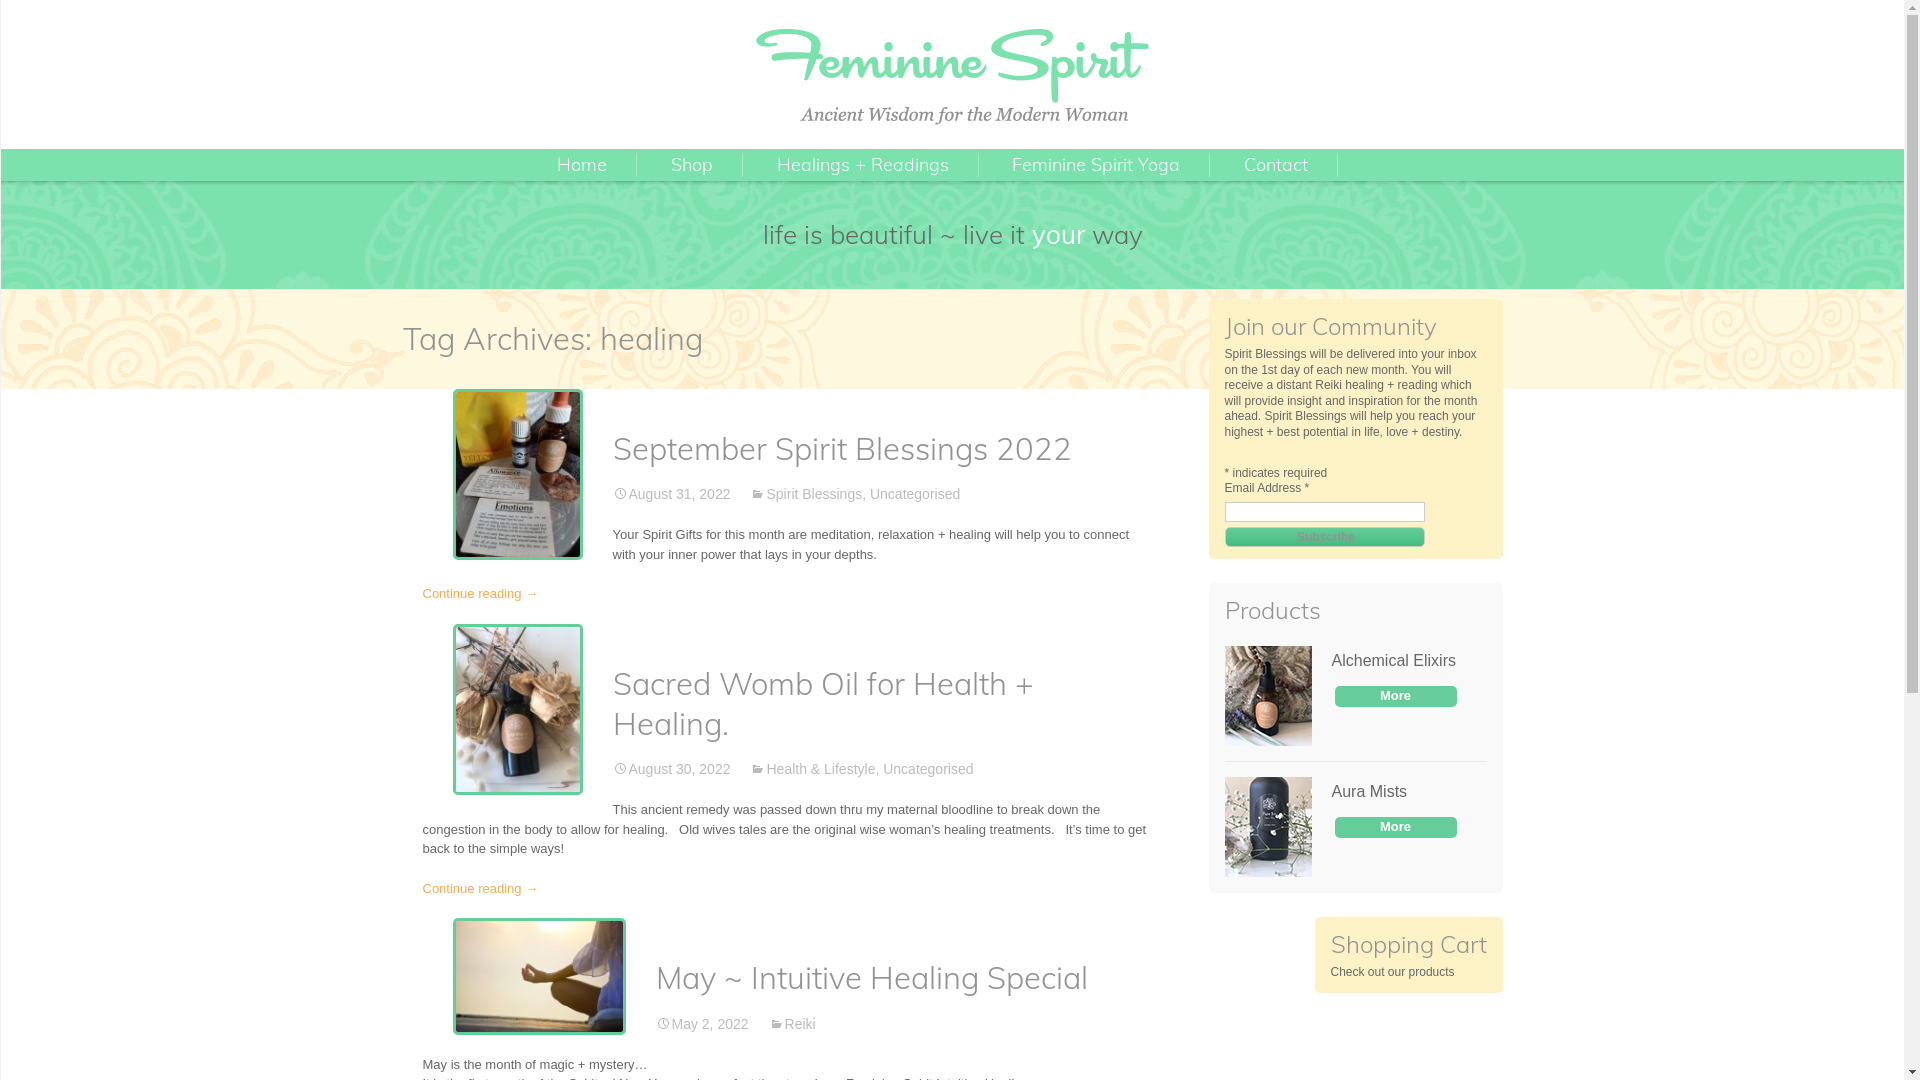  I want to click on 'Shop', so click(641, 164).